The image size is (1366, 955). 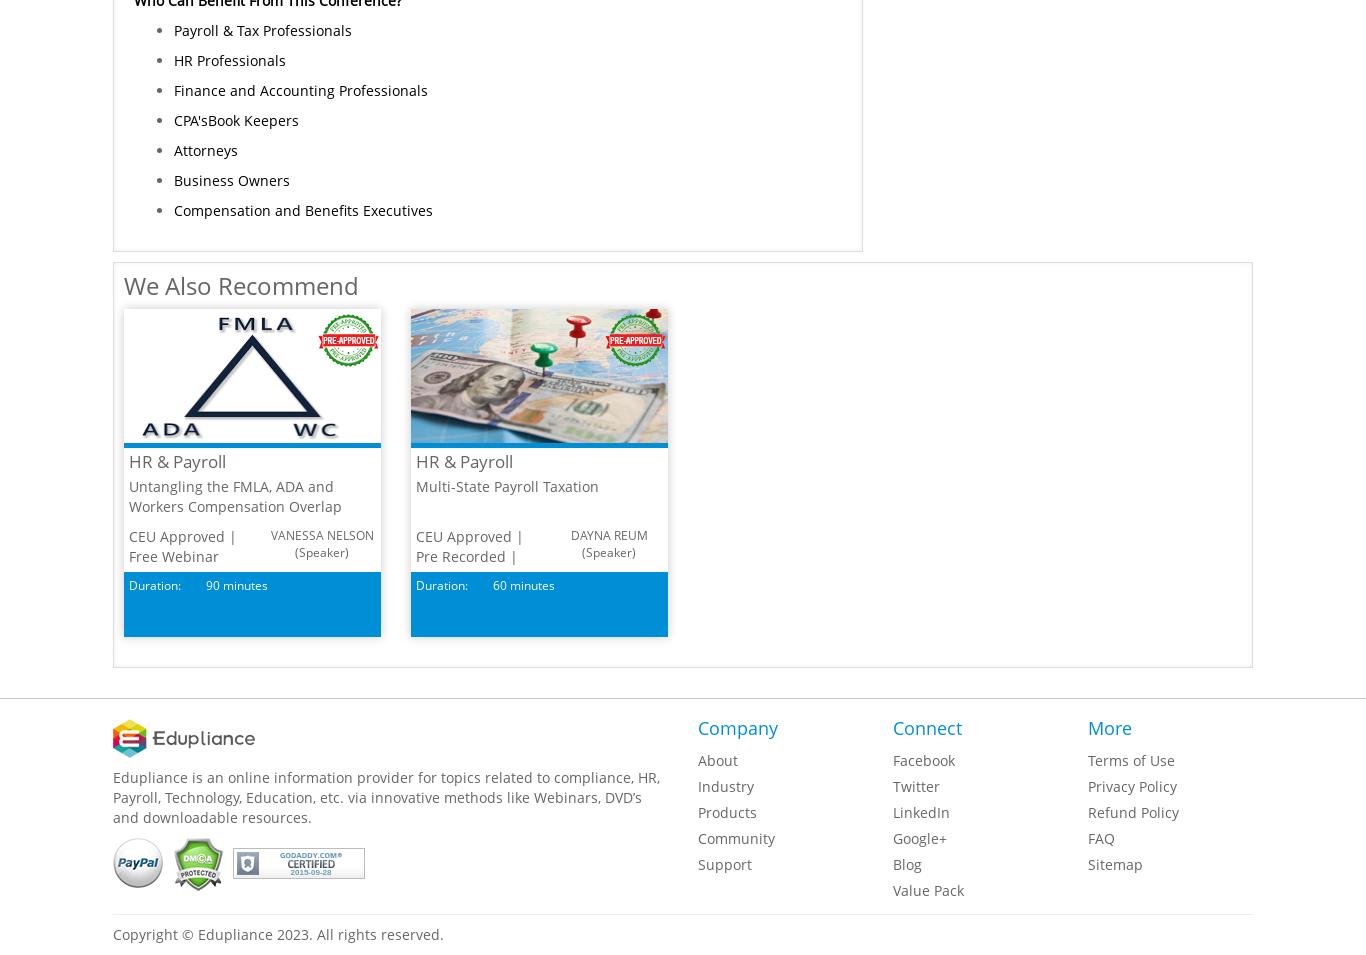 What do you see at coordinates (241, 284) in the screenshot?
I see `'We Also Recommend'` at bounding box center [241, 284].